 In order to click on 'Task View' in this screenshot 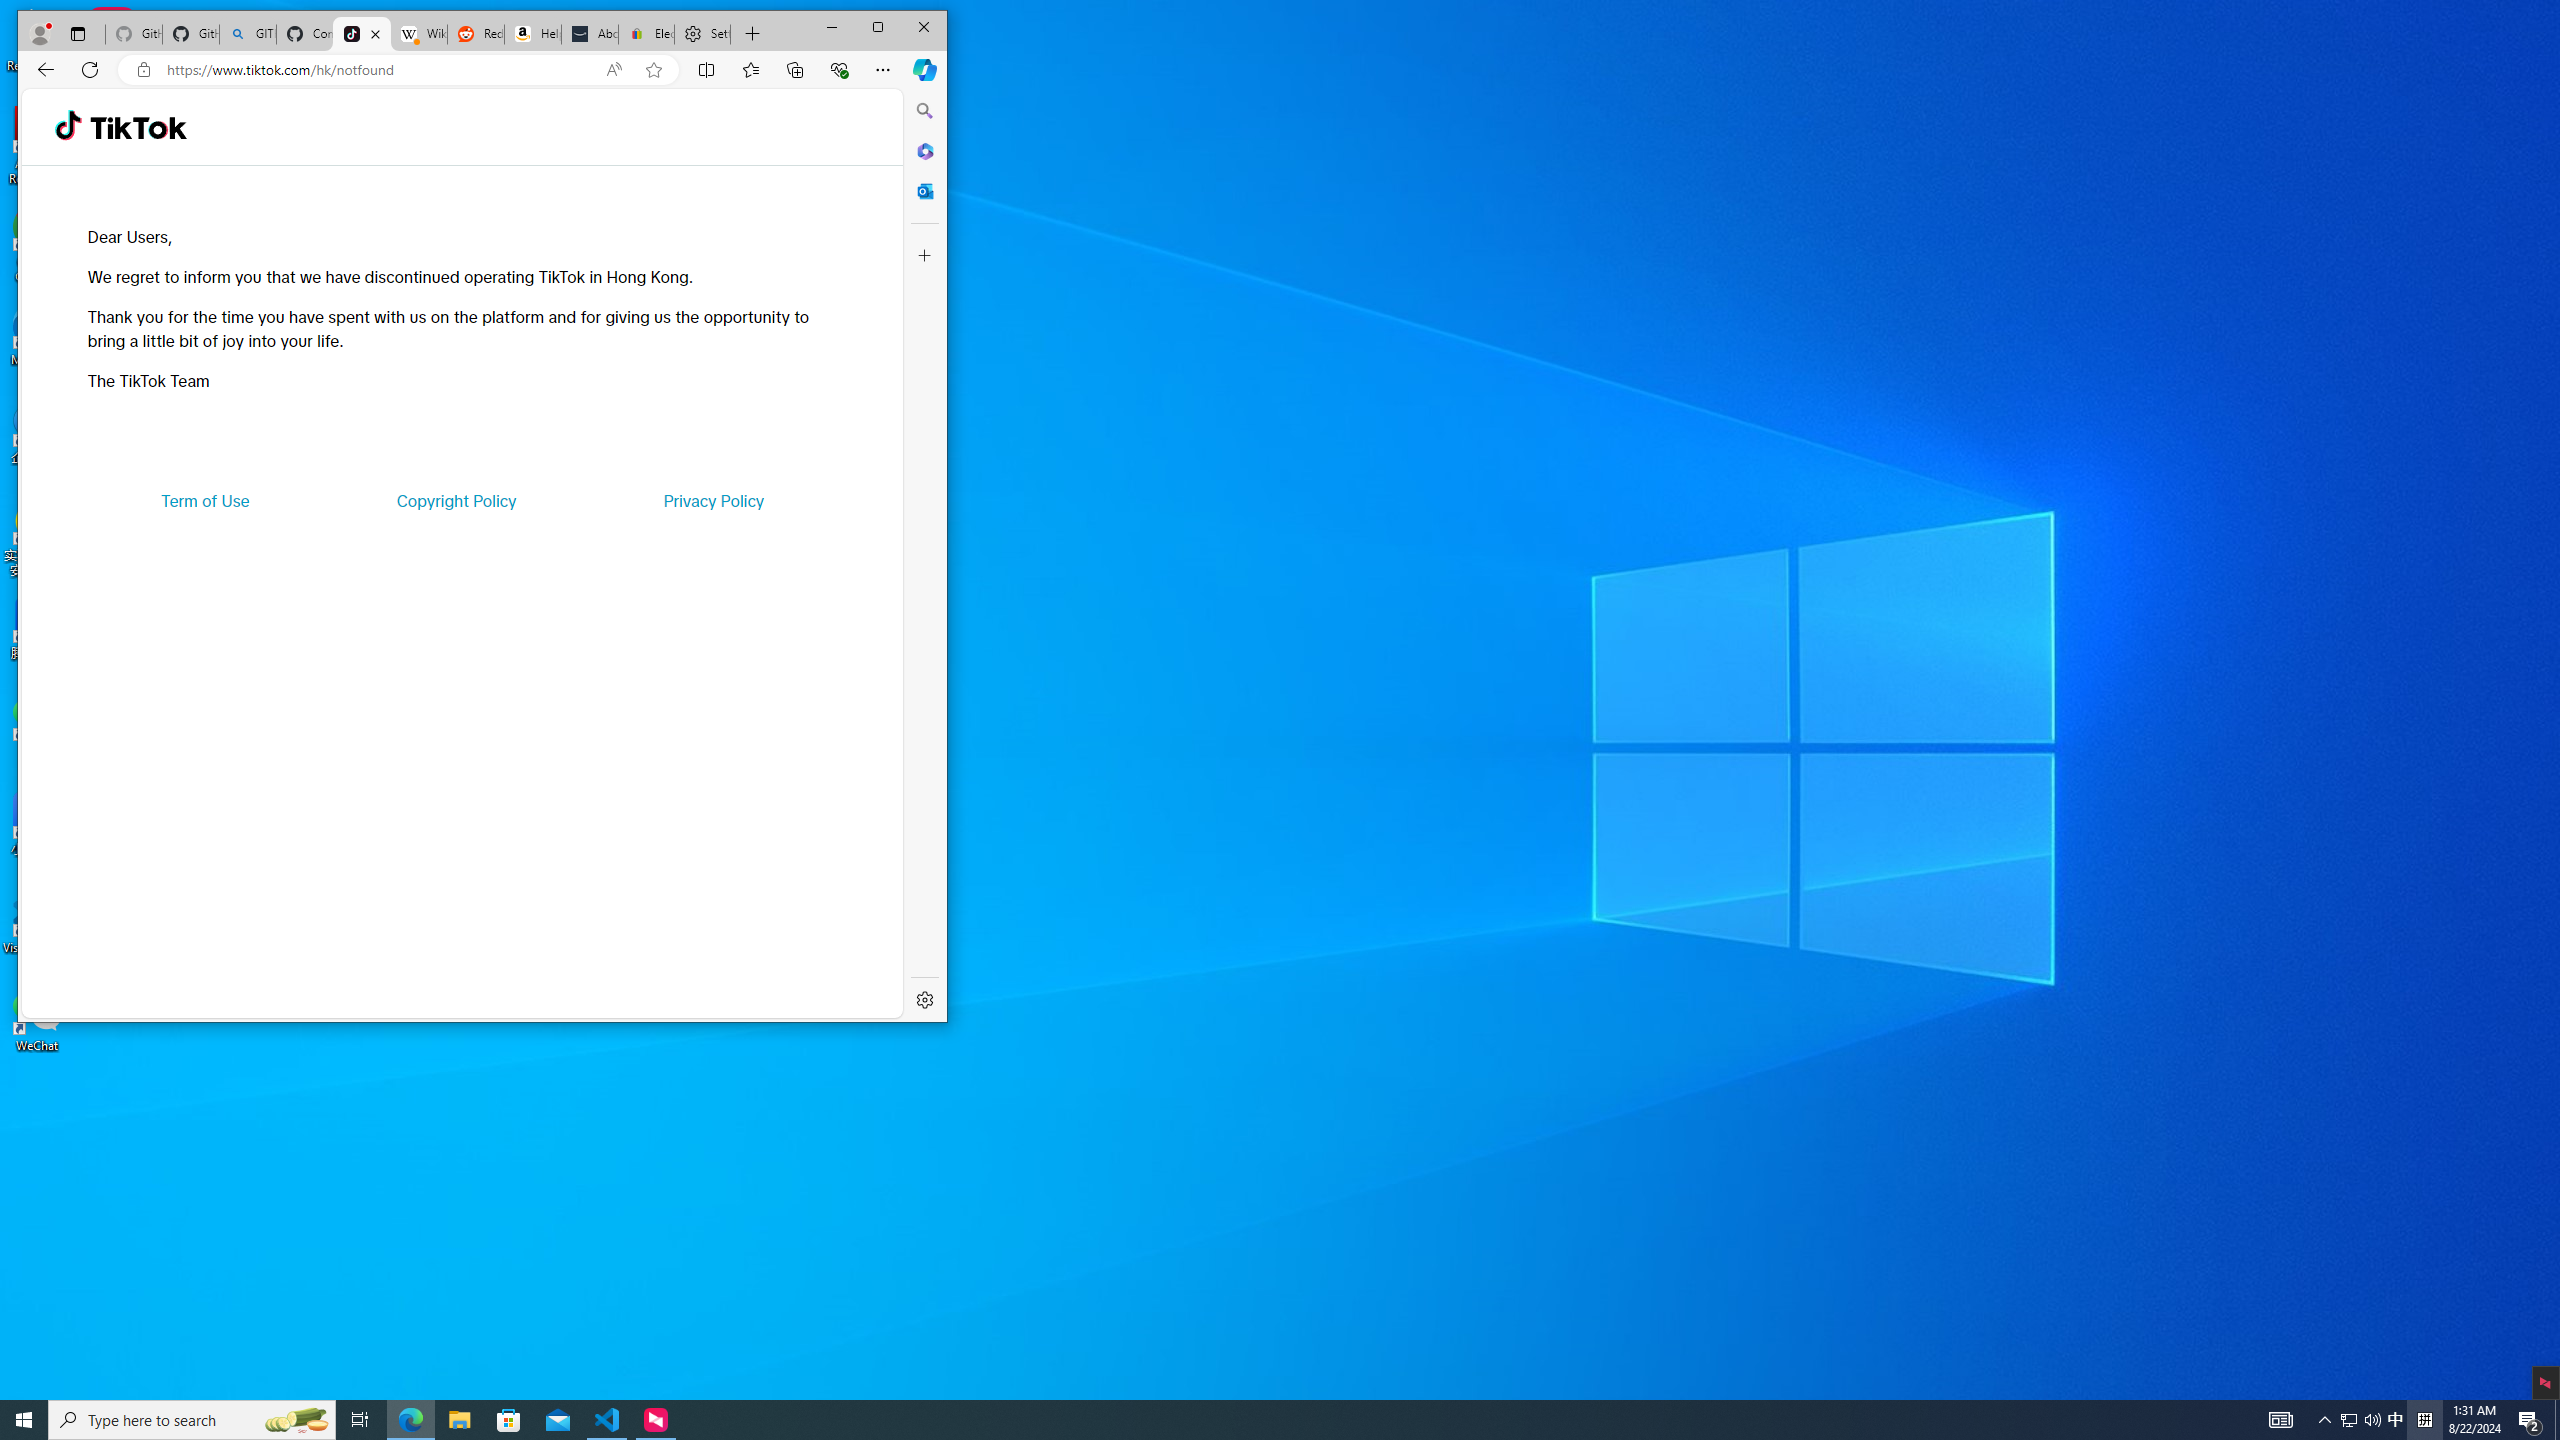, I will do `click(358, 1418)`.